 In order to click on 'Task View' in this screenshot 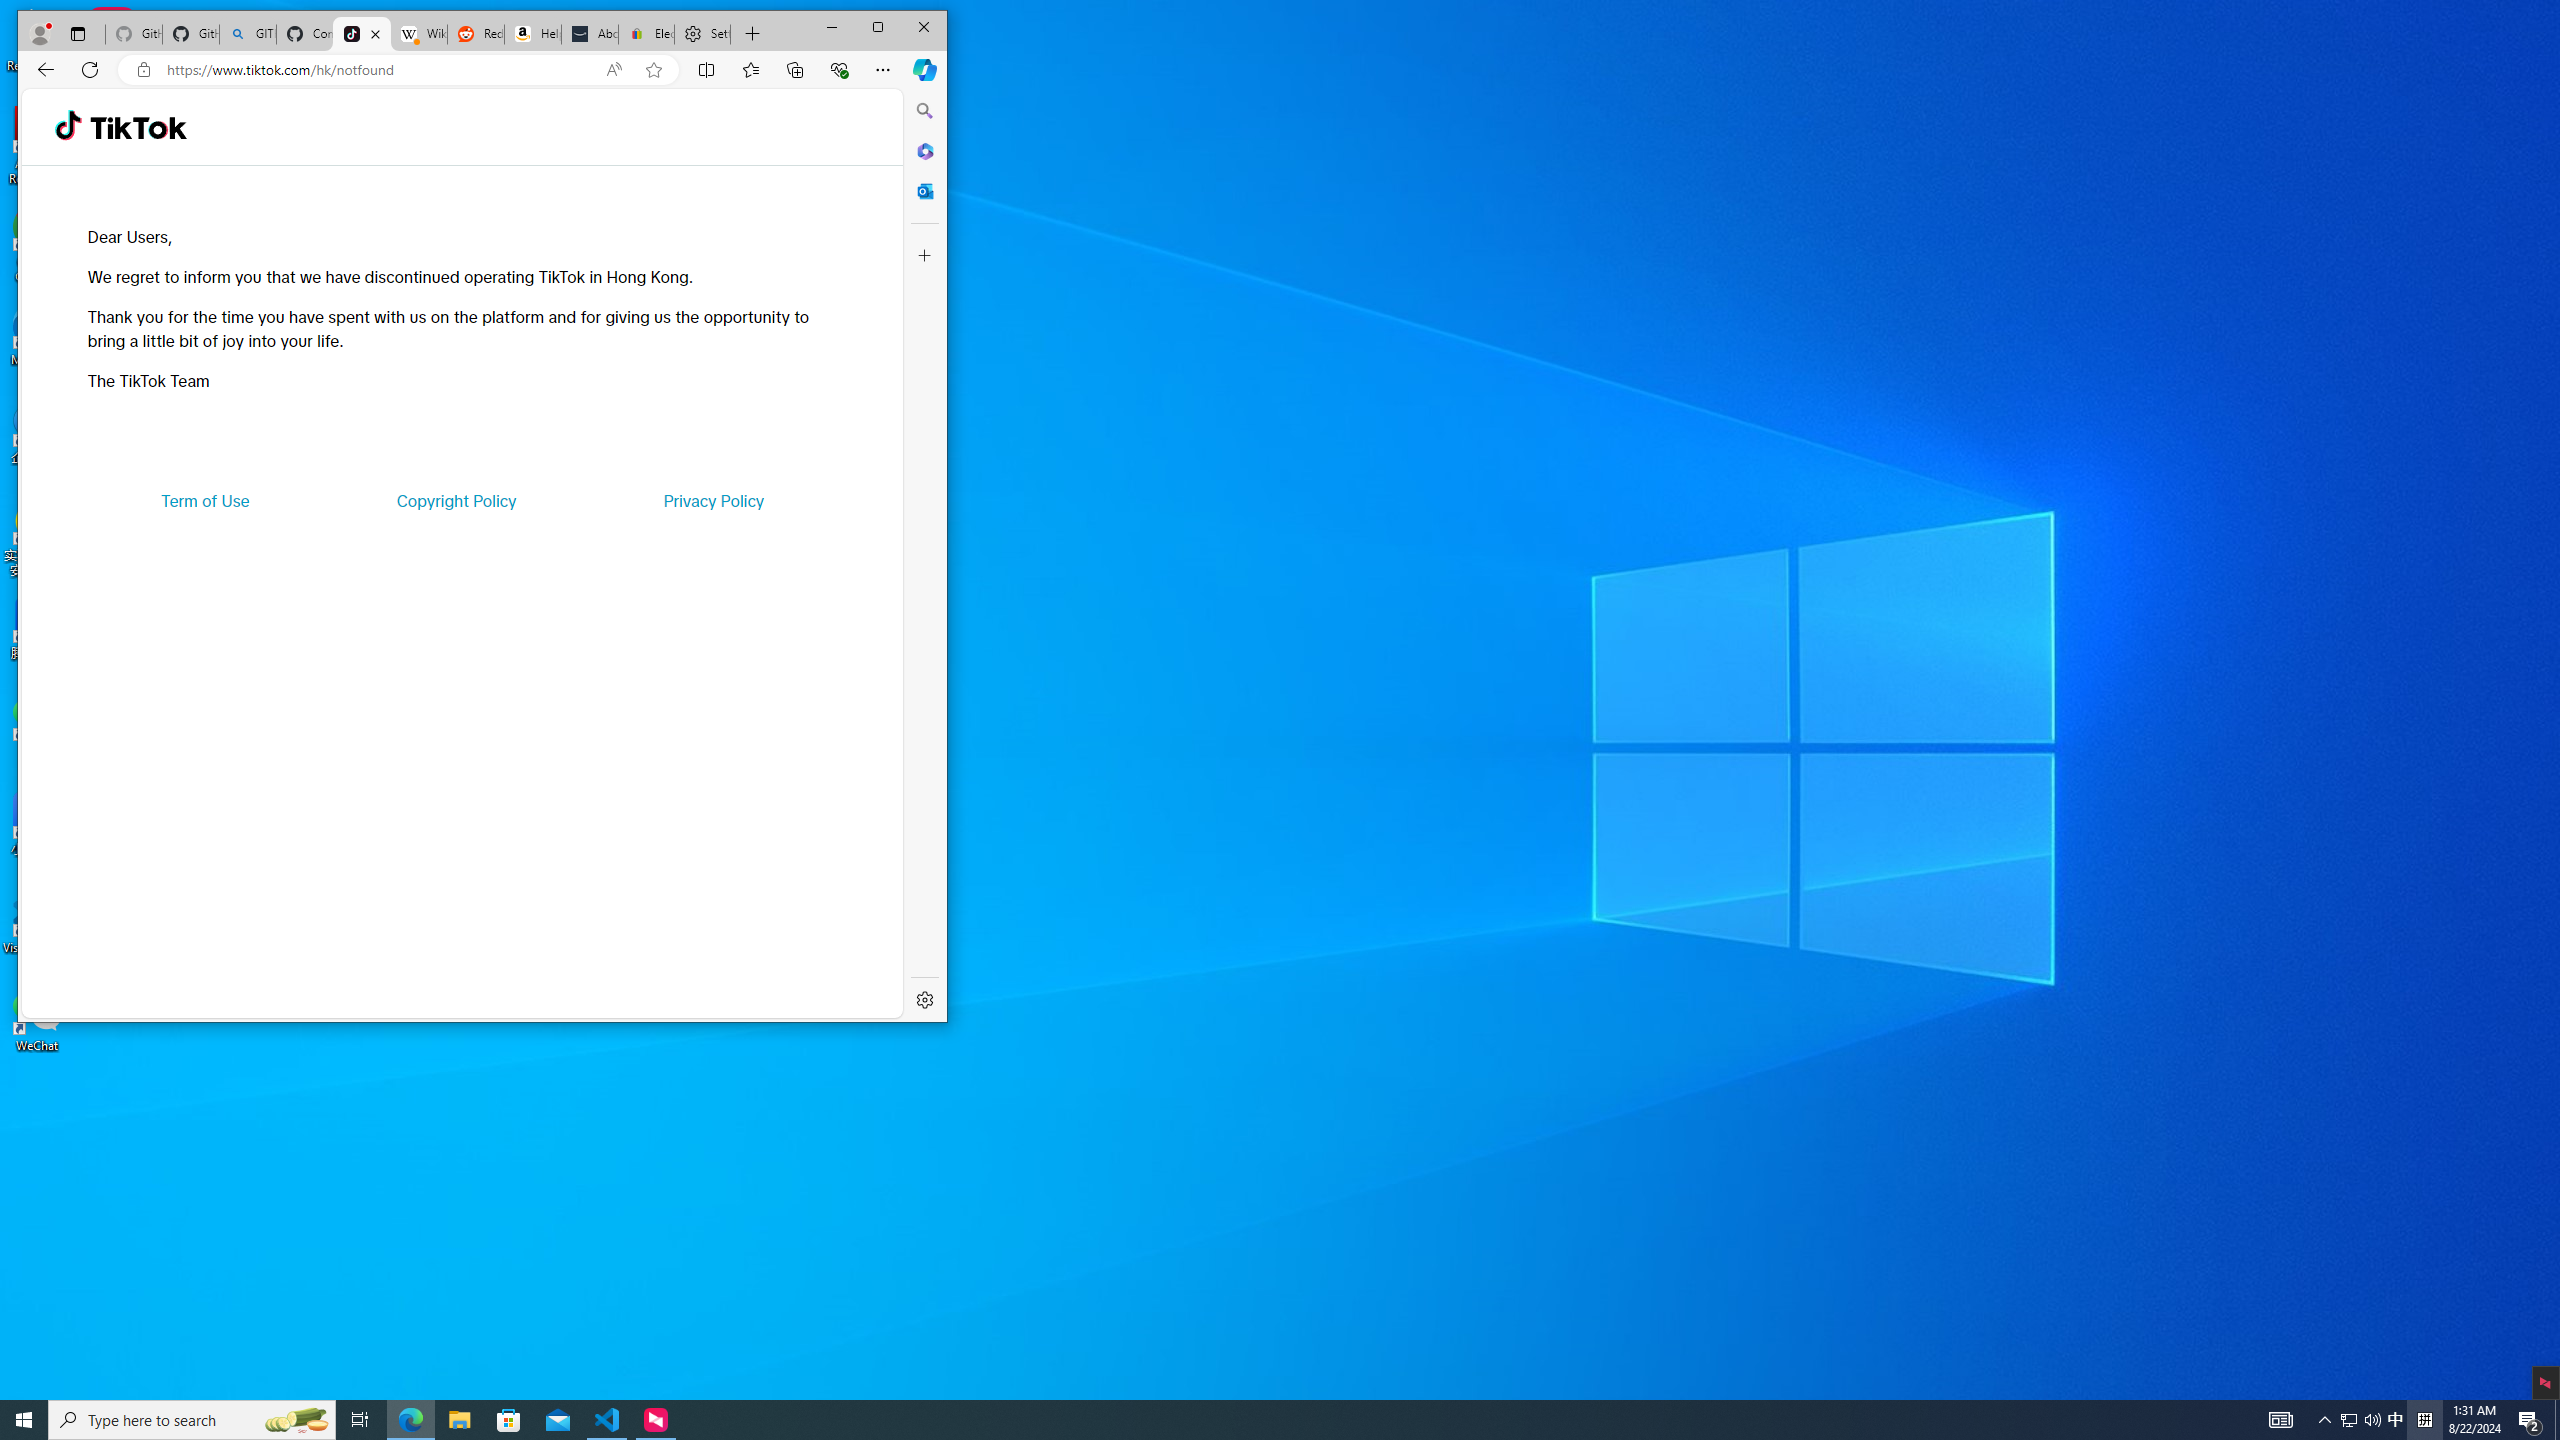, I will do `click(358, 1418)`.